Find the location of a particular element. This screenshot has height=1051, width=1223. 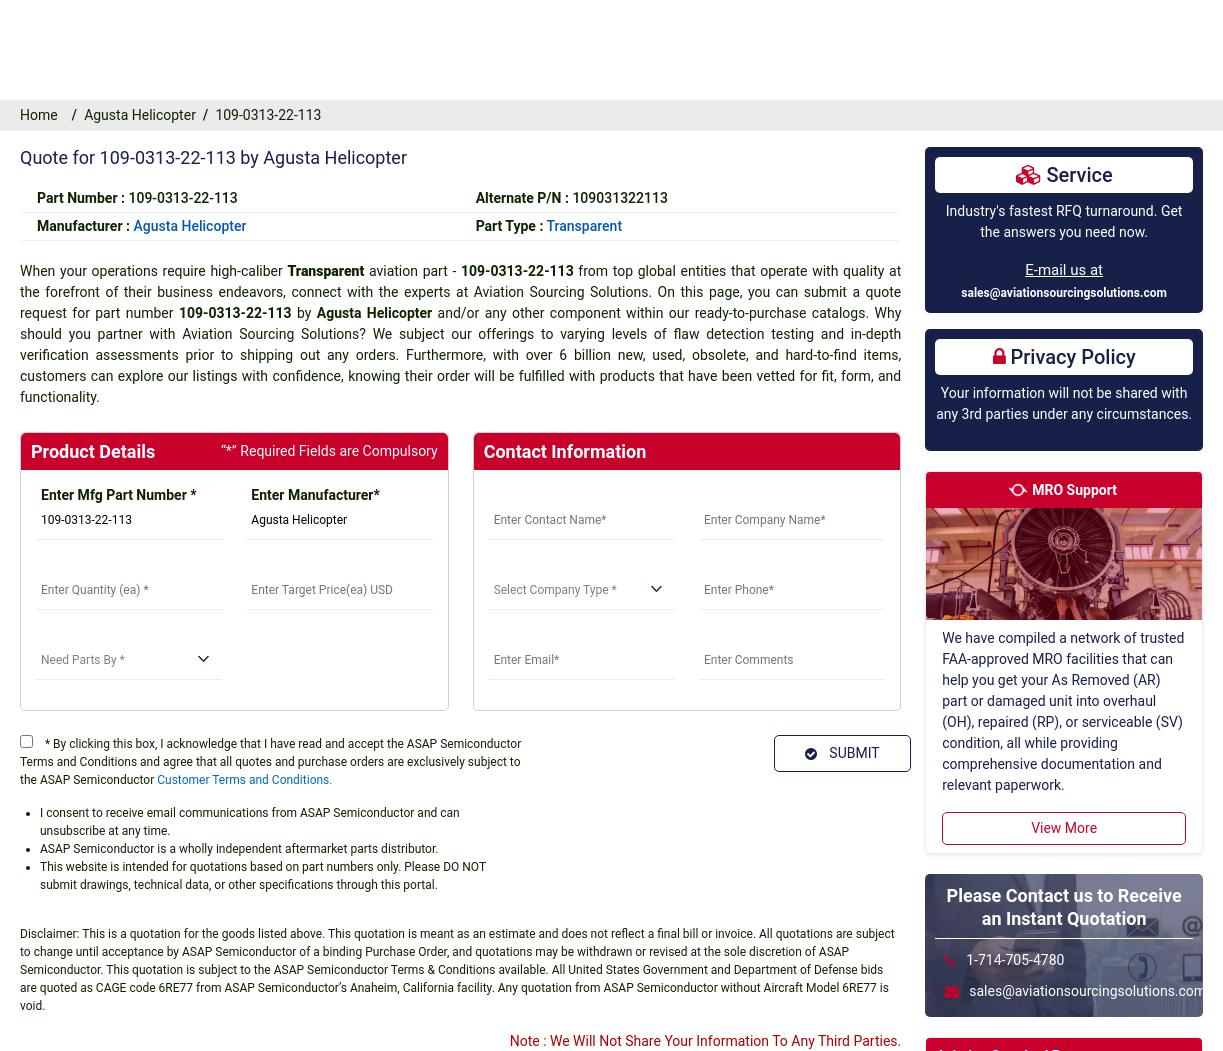

'Semiconductor’s Certifications and Memberships' is located at coordinates (661, 761).